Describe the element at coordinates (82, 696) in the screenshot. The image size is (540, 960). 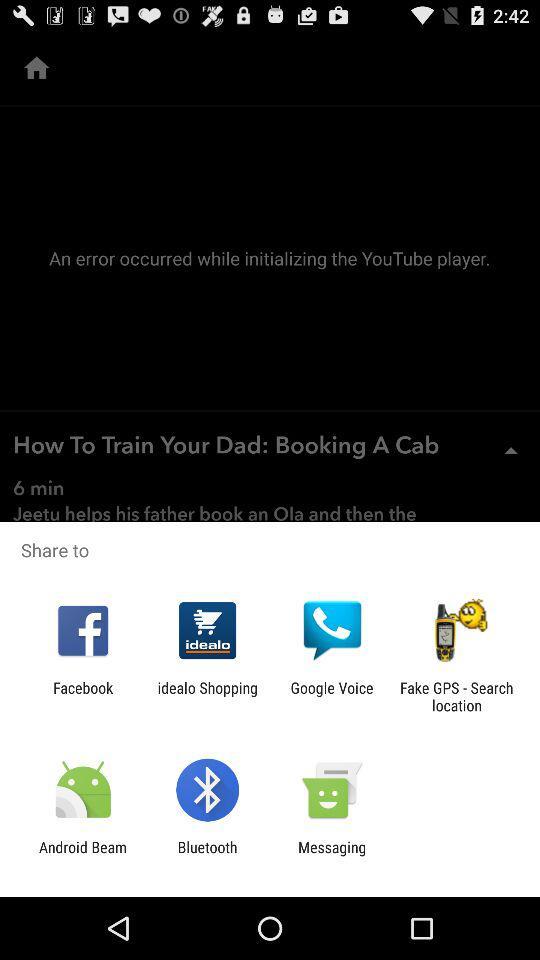
I see `the item next to idealo shopping icon` at that location.